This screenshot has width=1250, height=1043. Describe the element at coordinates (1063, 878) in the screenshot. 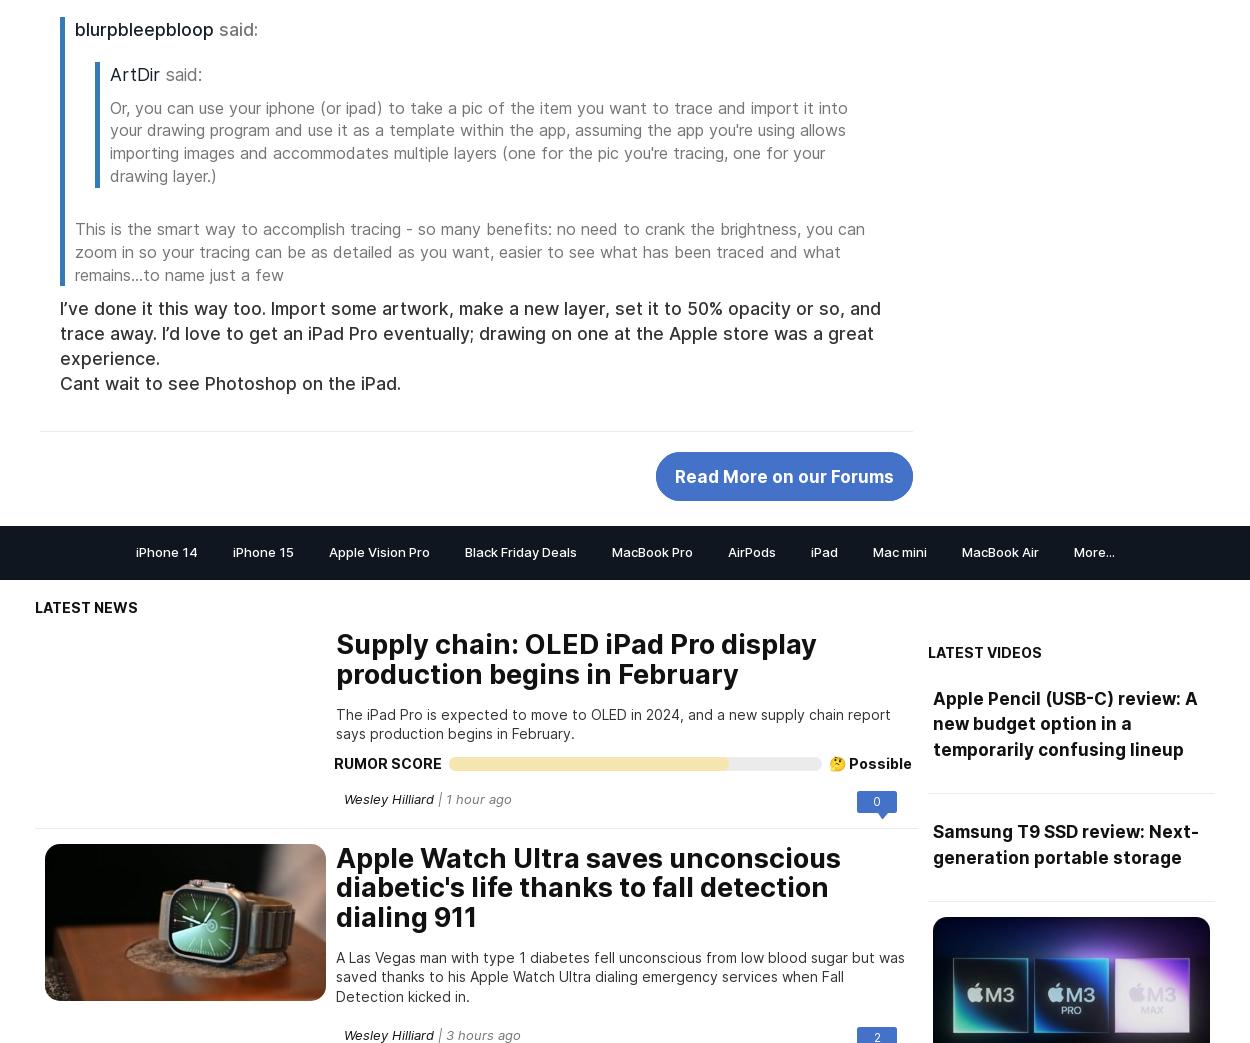

I see `'Apple Pencil (USB-C) review: A new budget option in a temporarily confusing lineup'` at that location.